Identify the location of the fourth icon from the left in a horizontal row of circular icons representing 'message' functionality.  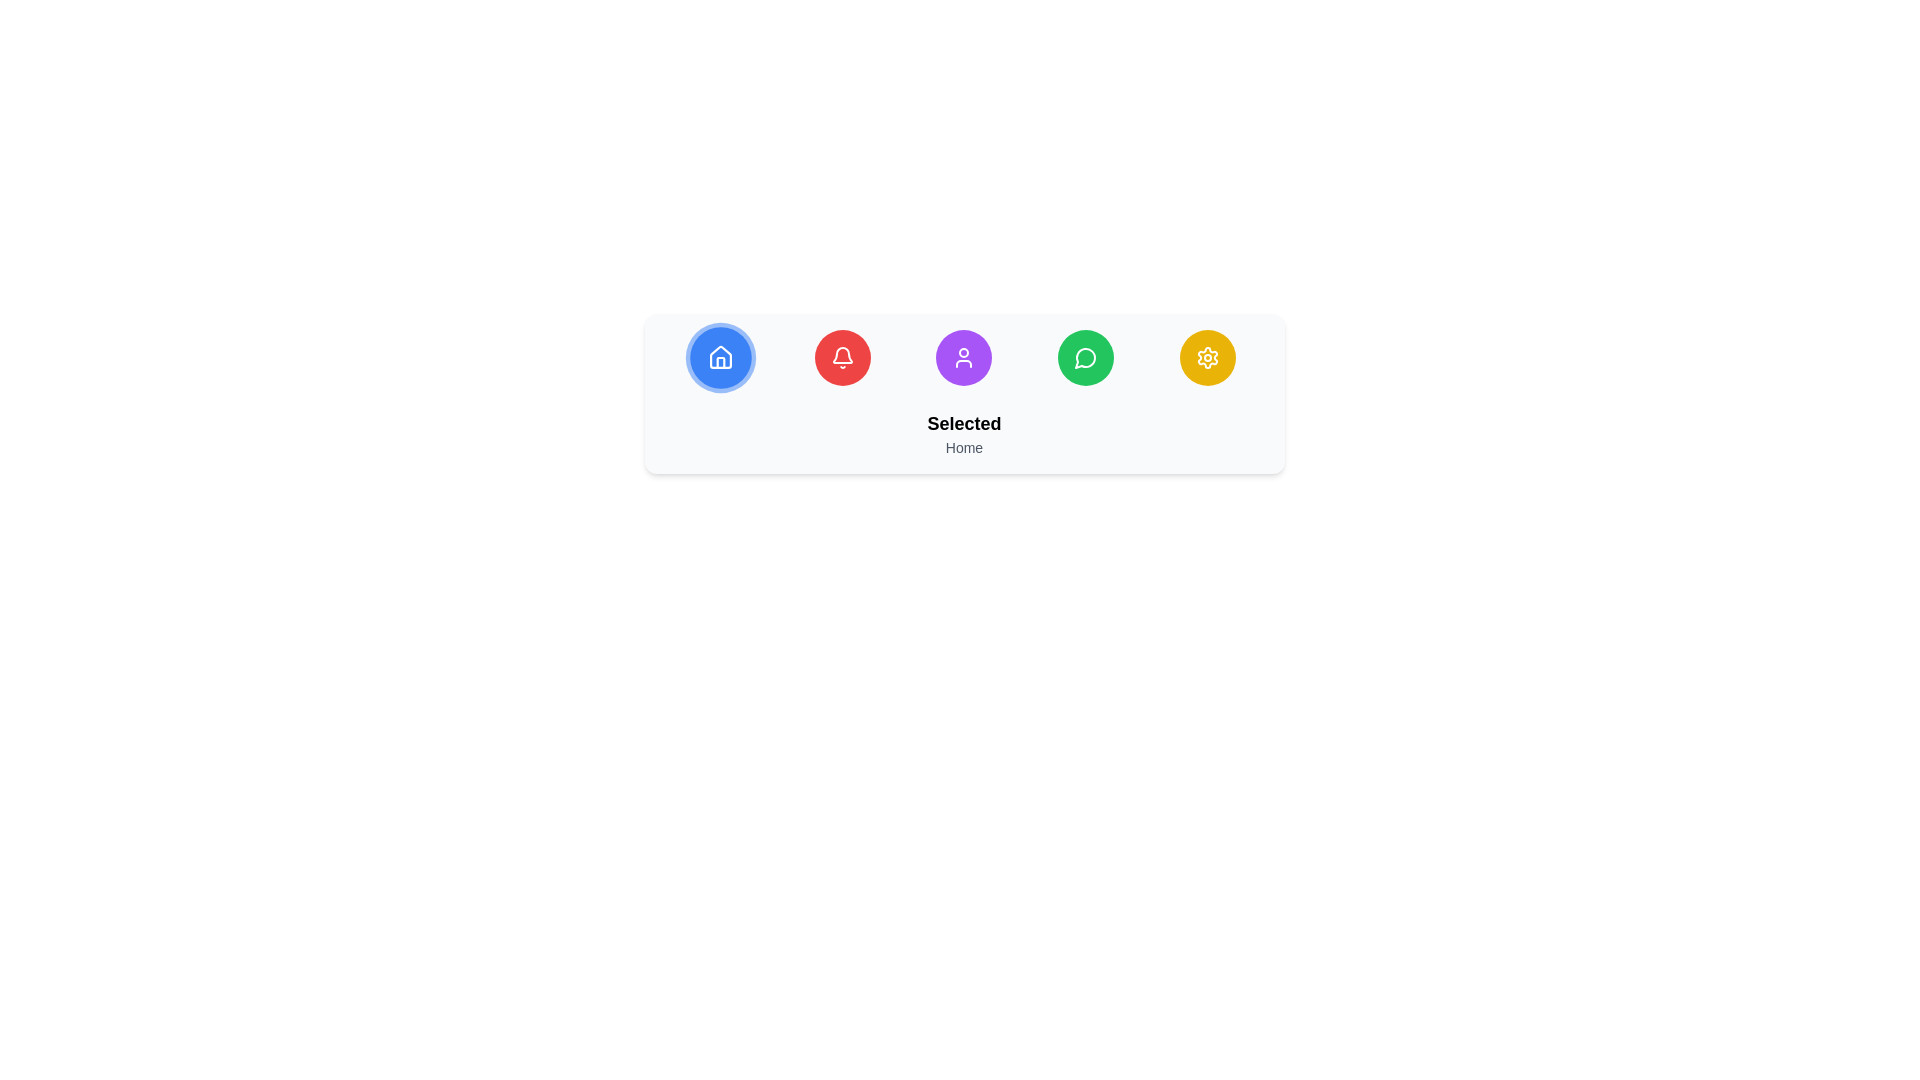
(1085, 357).